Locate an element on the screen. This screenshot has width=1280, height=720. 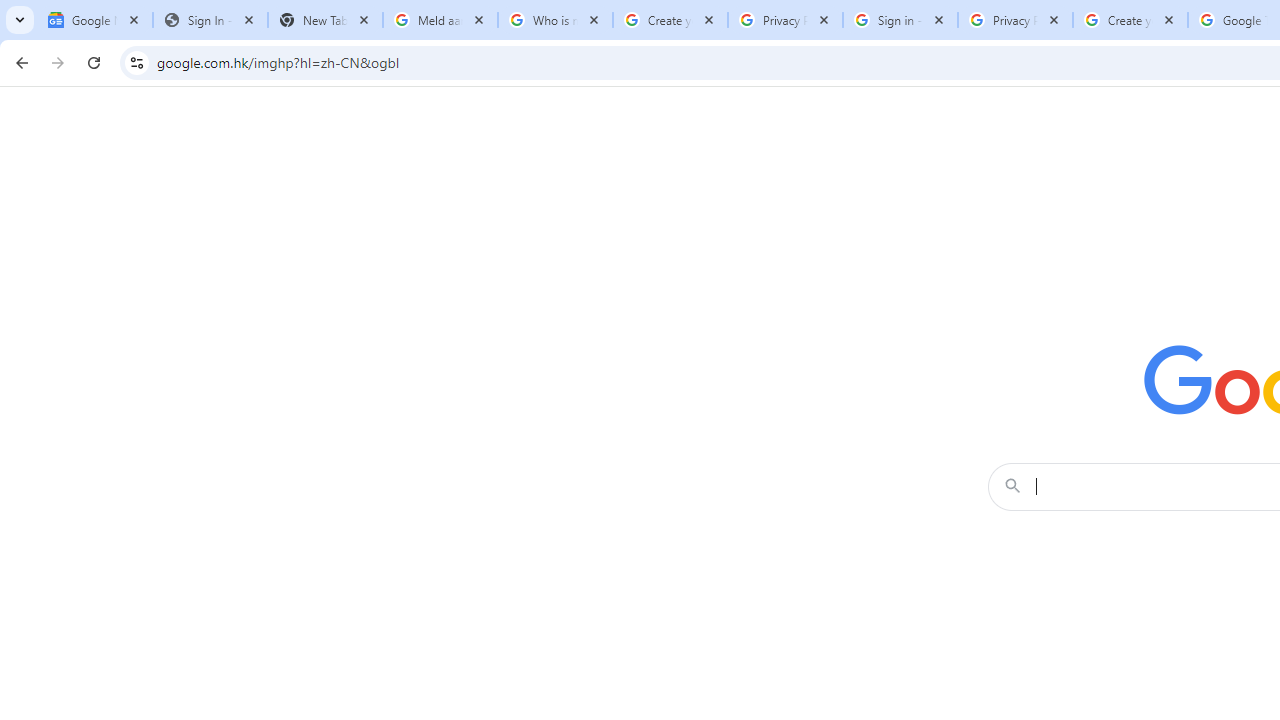
'Google News' is located at coordinates (94, 20).